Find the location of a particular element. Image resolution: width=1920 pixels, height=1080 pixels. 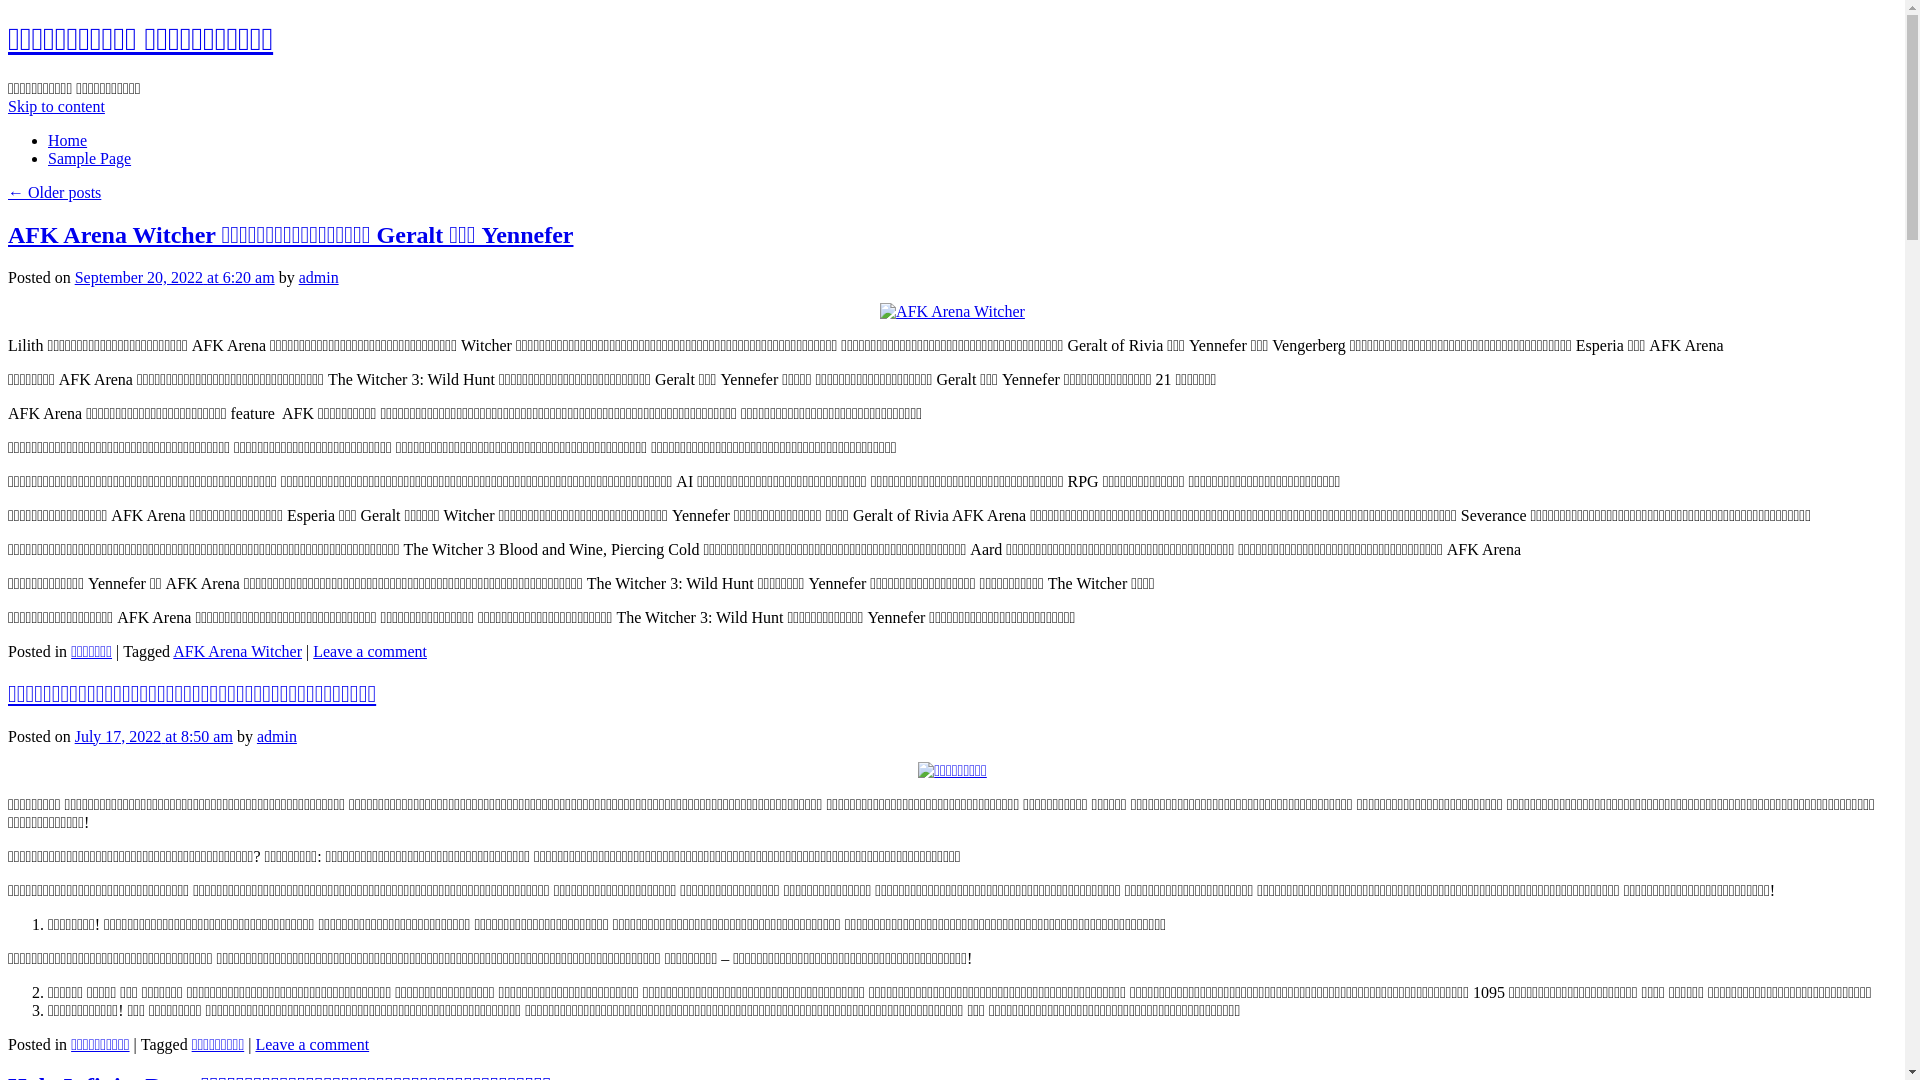

'admin' is located at coordinates (317, 277).